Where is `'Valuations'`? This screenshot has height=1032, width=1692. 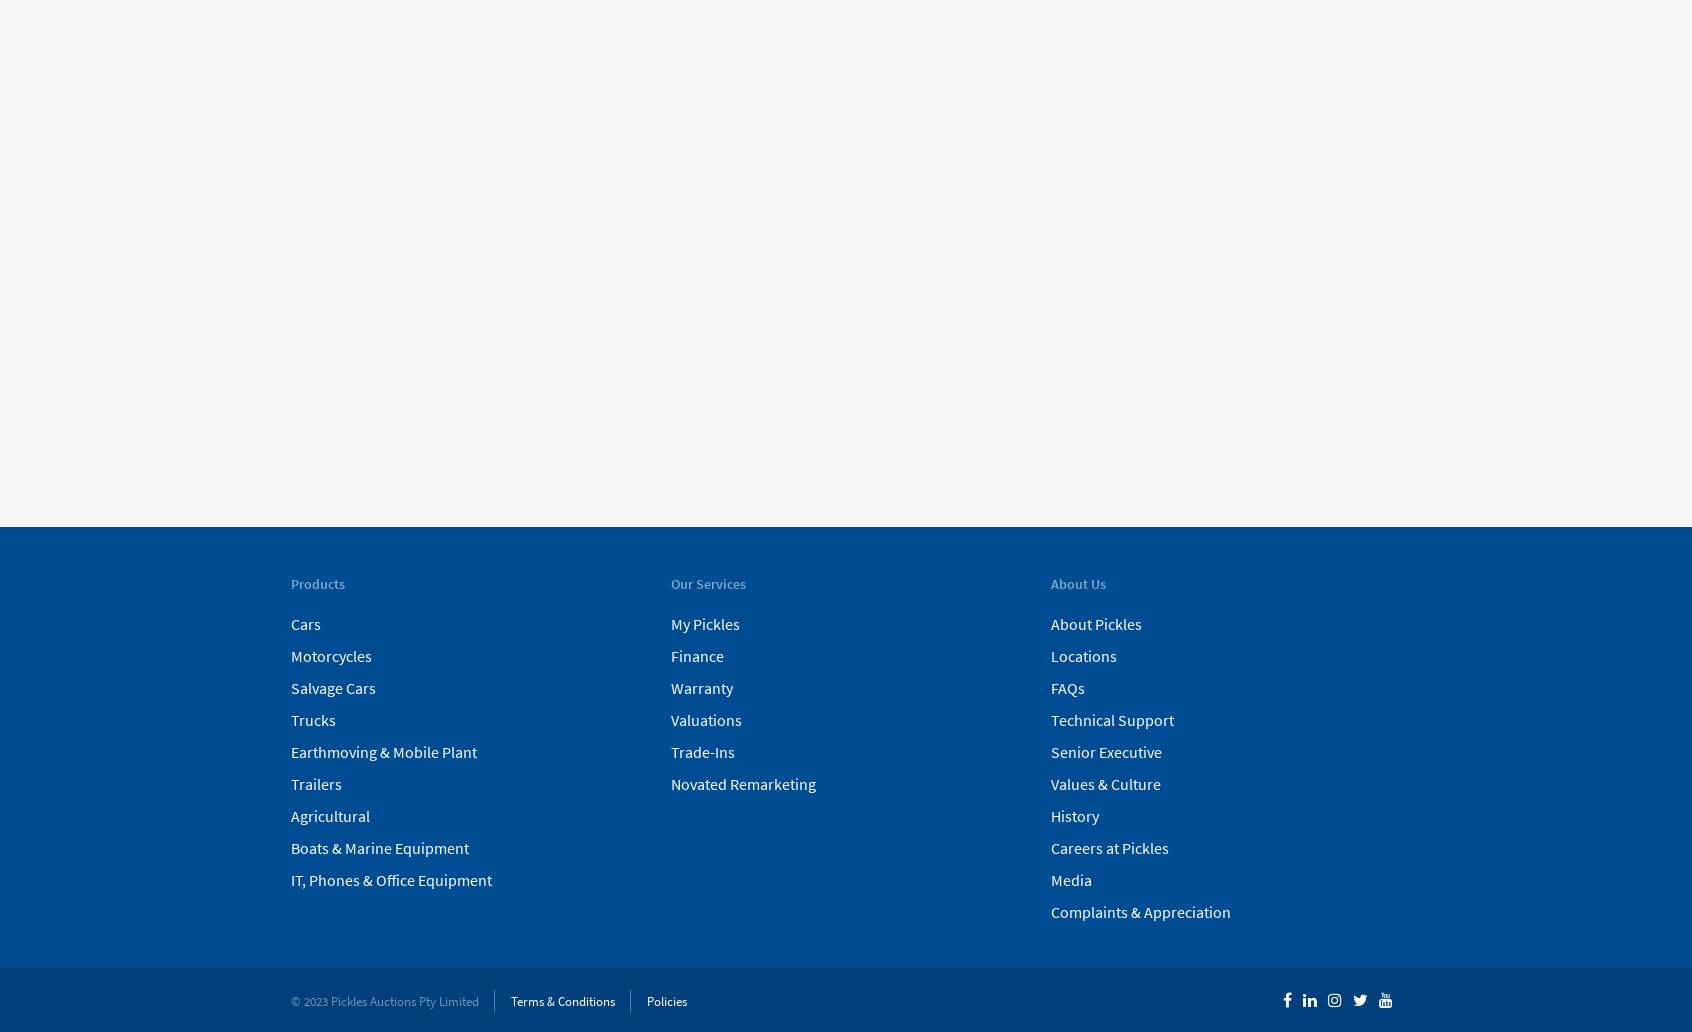 'Valuations' is located at coordinates (670, 717).